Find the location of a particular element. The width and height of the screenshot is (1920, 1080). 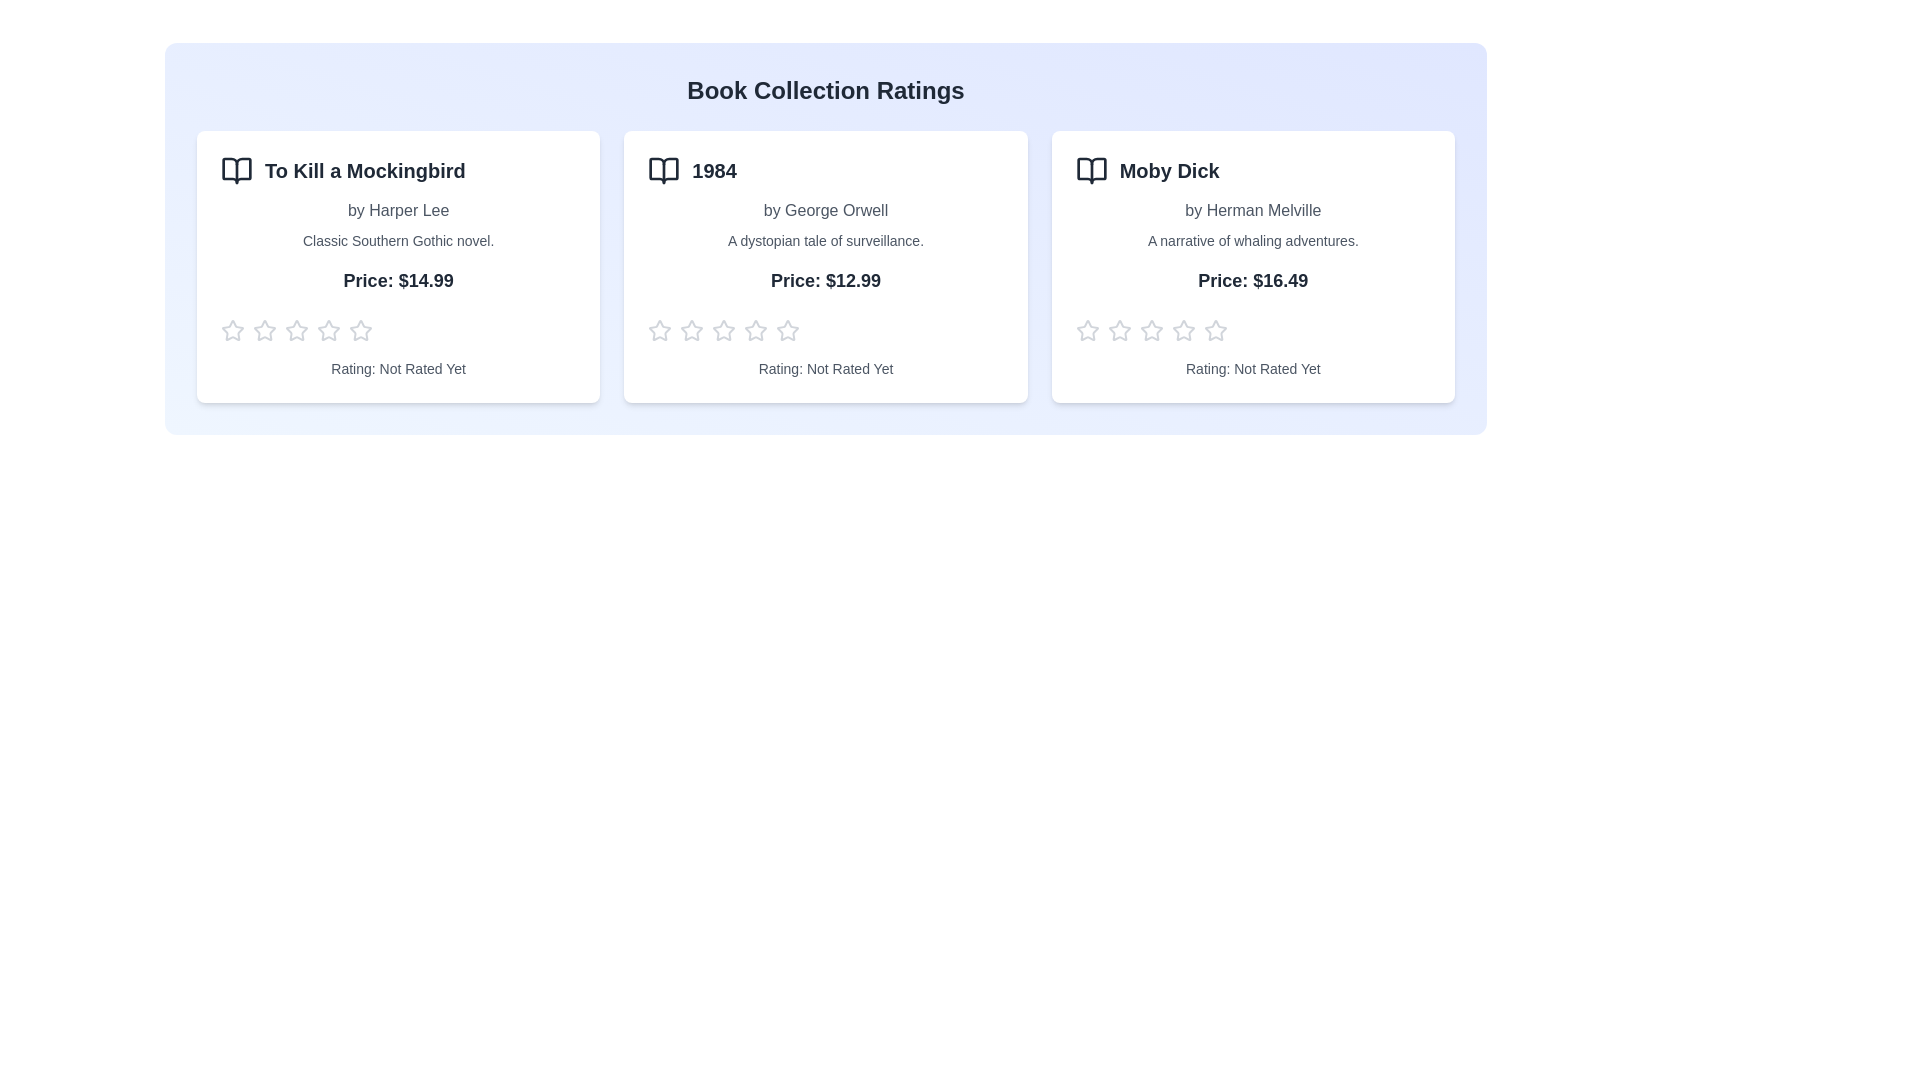

the book card for Moby Dick is located at coordinates (1252, 265).